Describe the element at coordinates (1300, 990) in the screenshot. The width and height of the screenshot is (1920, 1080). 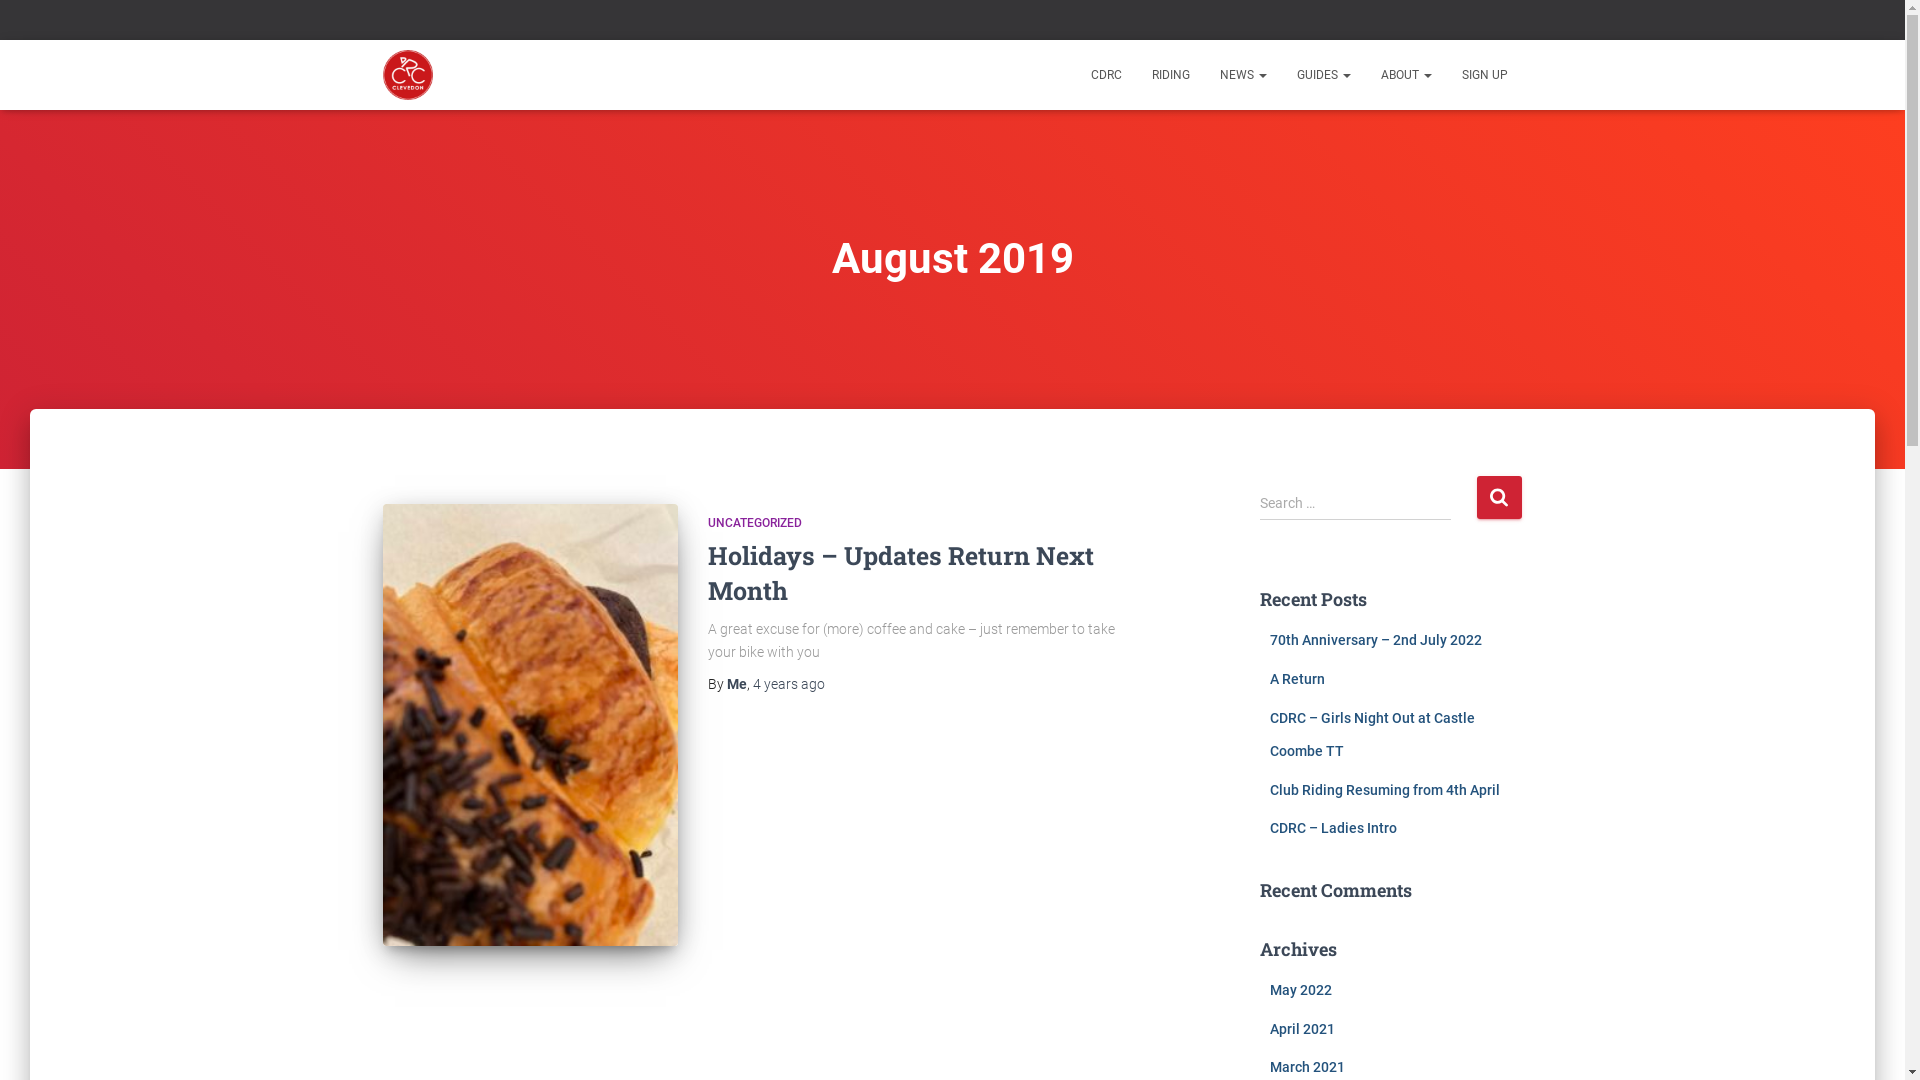
I see `'May 2022'` at that location.